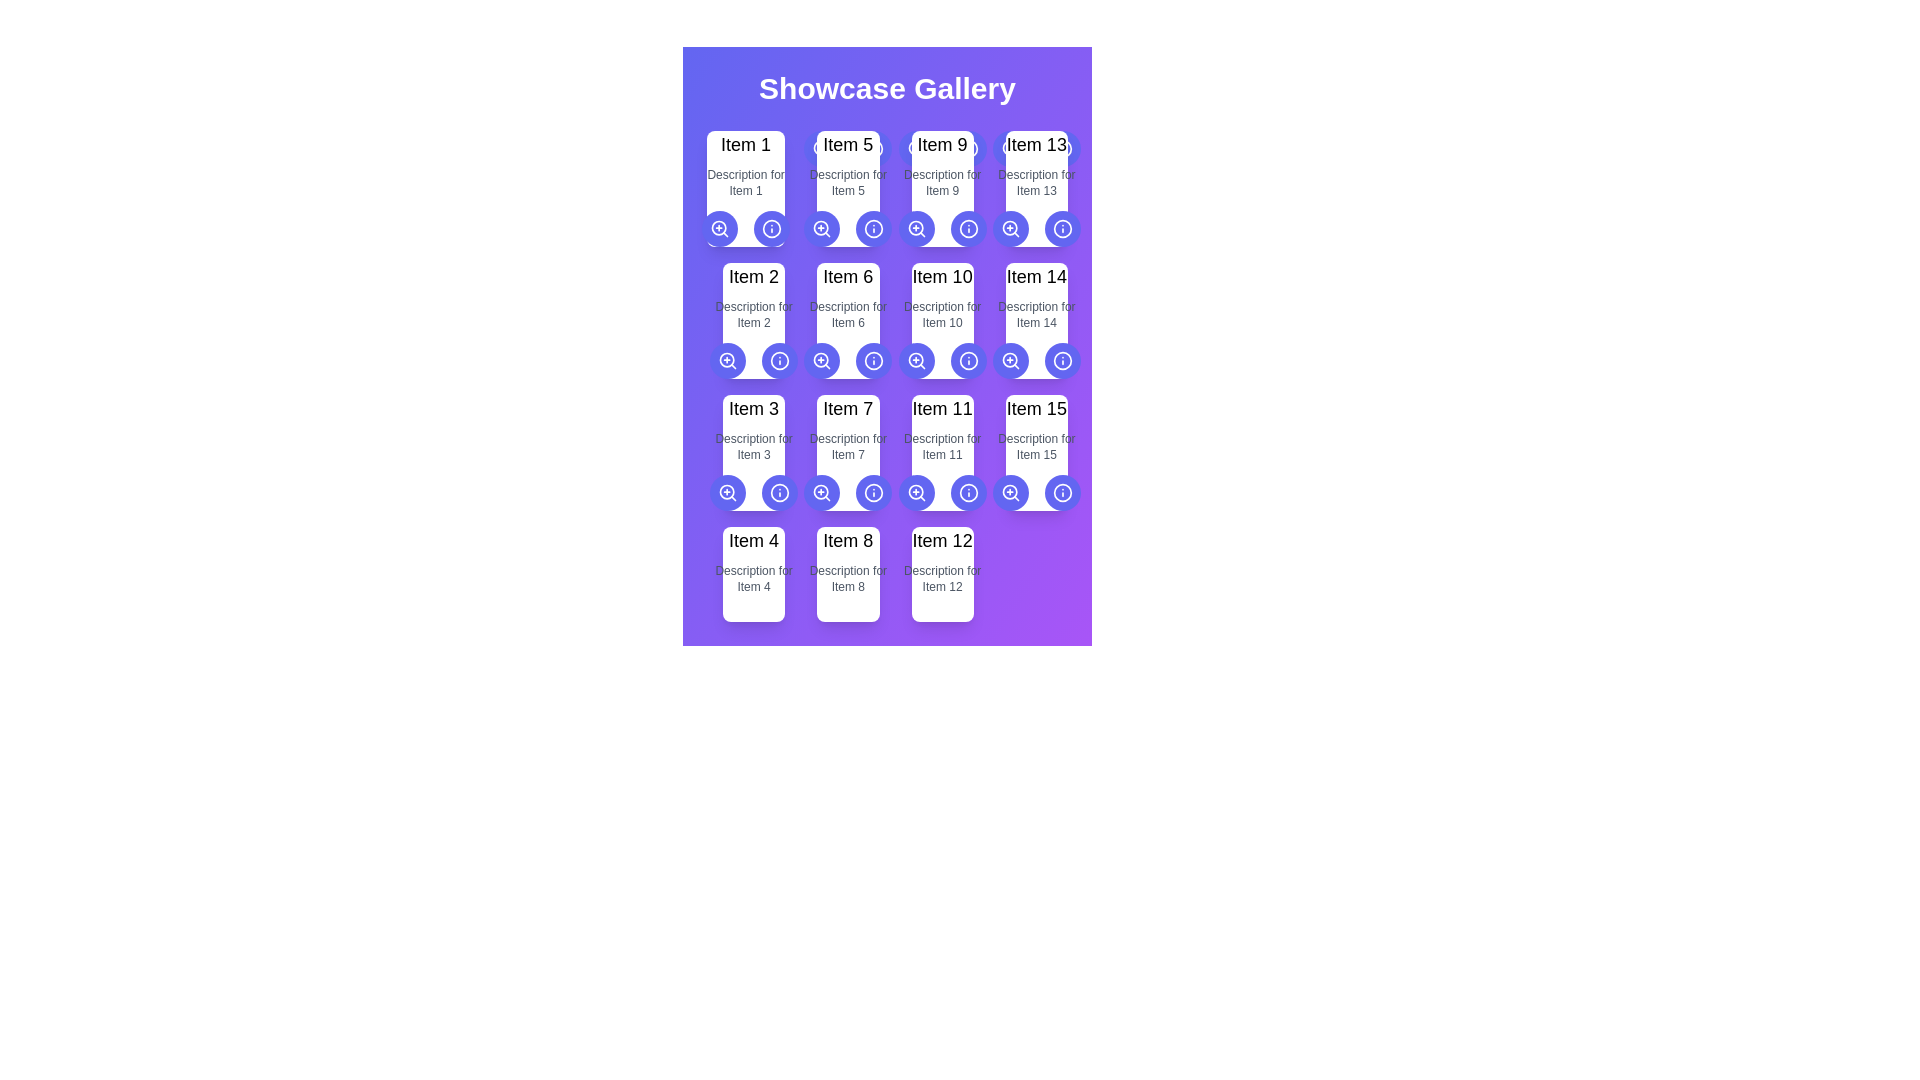 The height and width of the screenshot is (1080, 1920). What do you see at coordinates (753, 578) in the screenshot?
I see `the text label displaying 'Description for Item 4', which is styled in a small gray font and positioned beneath the main title of 'Item 4'` at bounding box center [753, 578].